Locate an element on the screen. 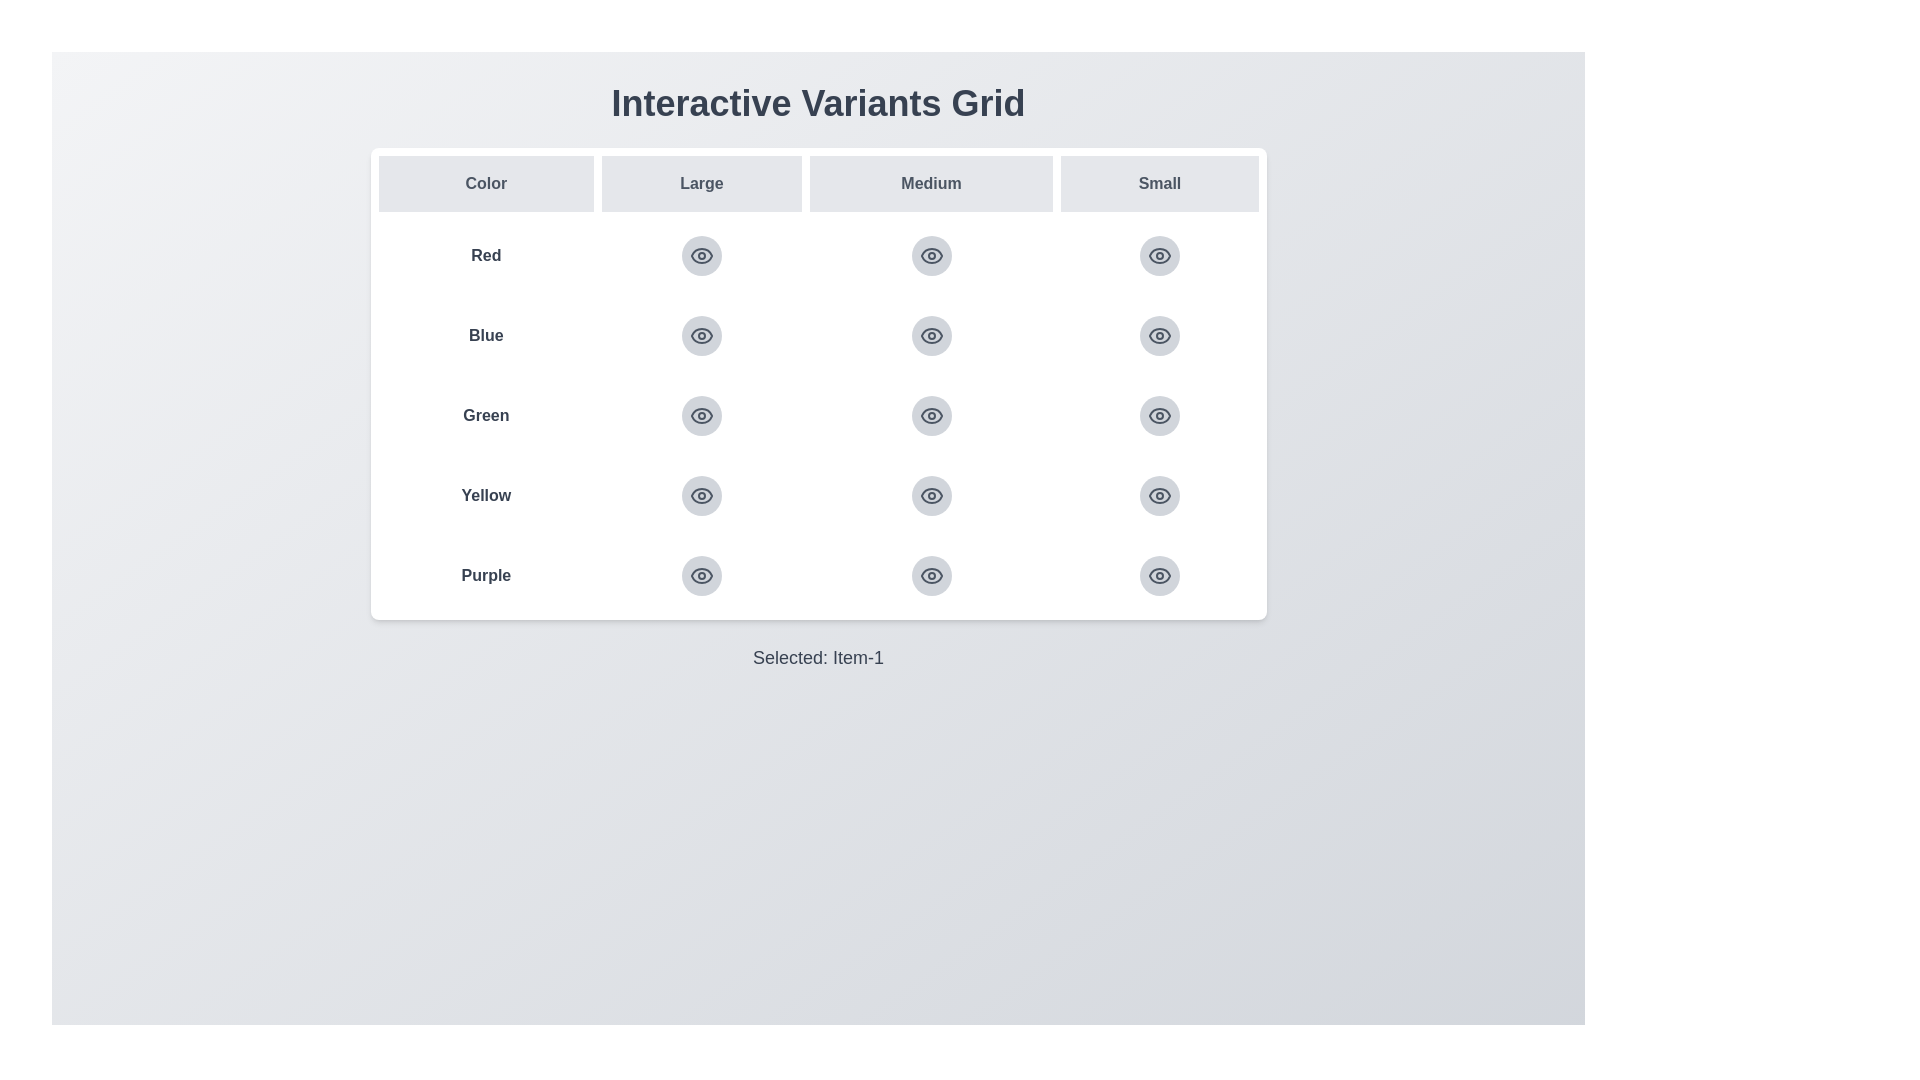 This screenshot has height=1080, width=1920. the circular icon button with an eye symbol located in the fourth row titled 'Yellow' and the last column labeled 'Small' is located at coordinates (1160, 495).